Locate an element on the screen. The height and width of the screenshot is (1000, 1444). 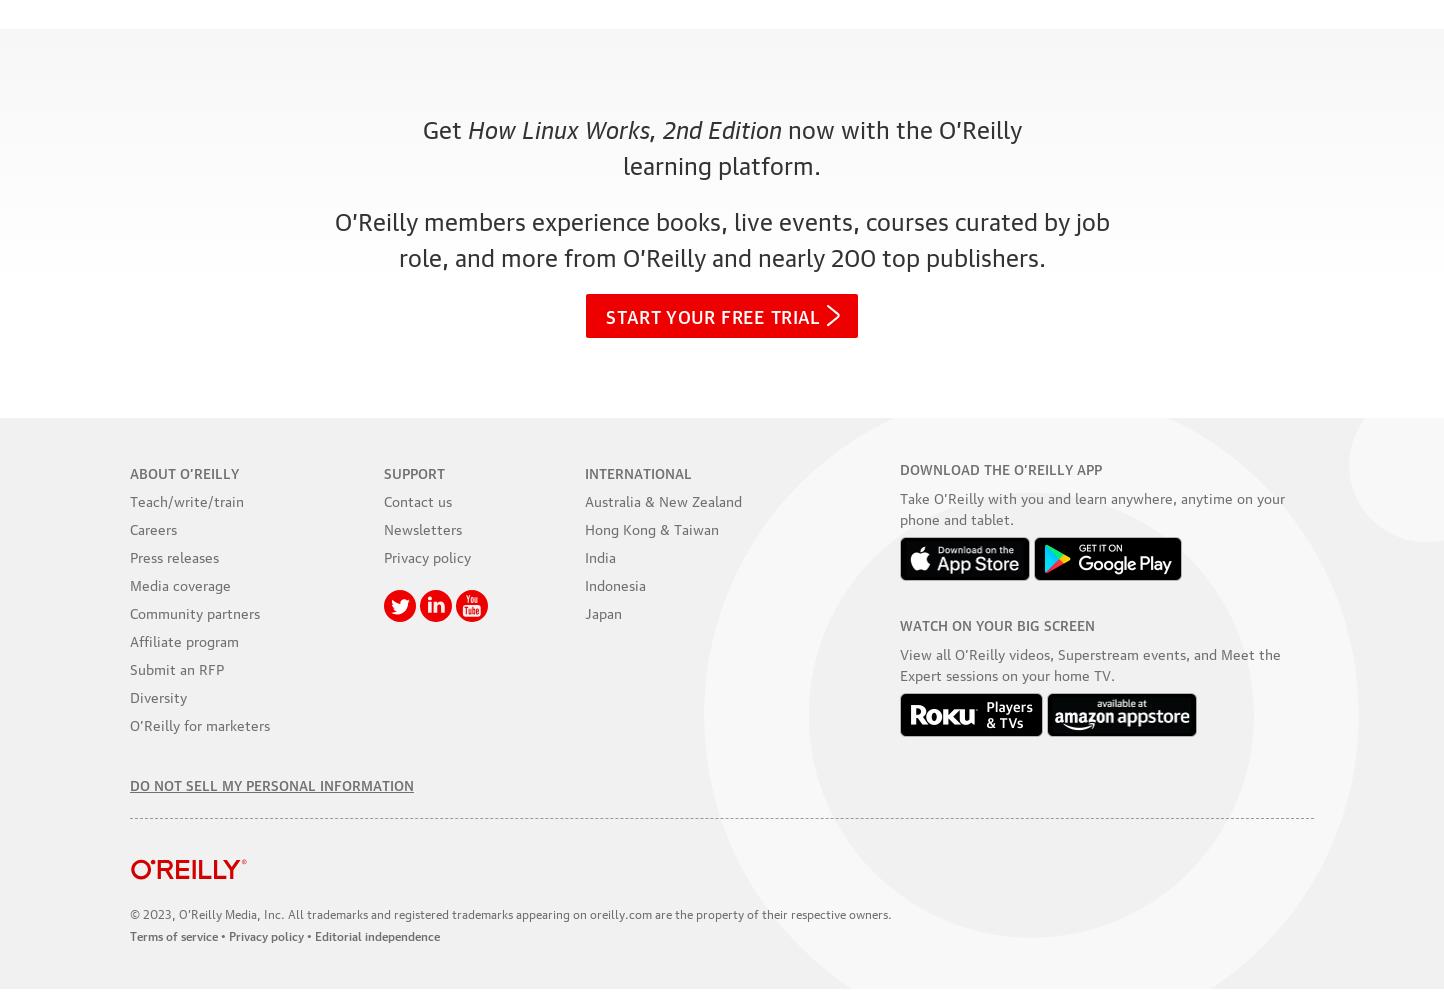
'About O’Reilly' is located at coordinates (129, 470).